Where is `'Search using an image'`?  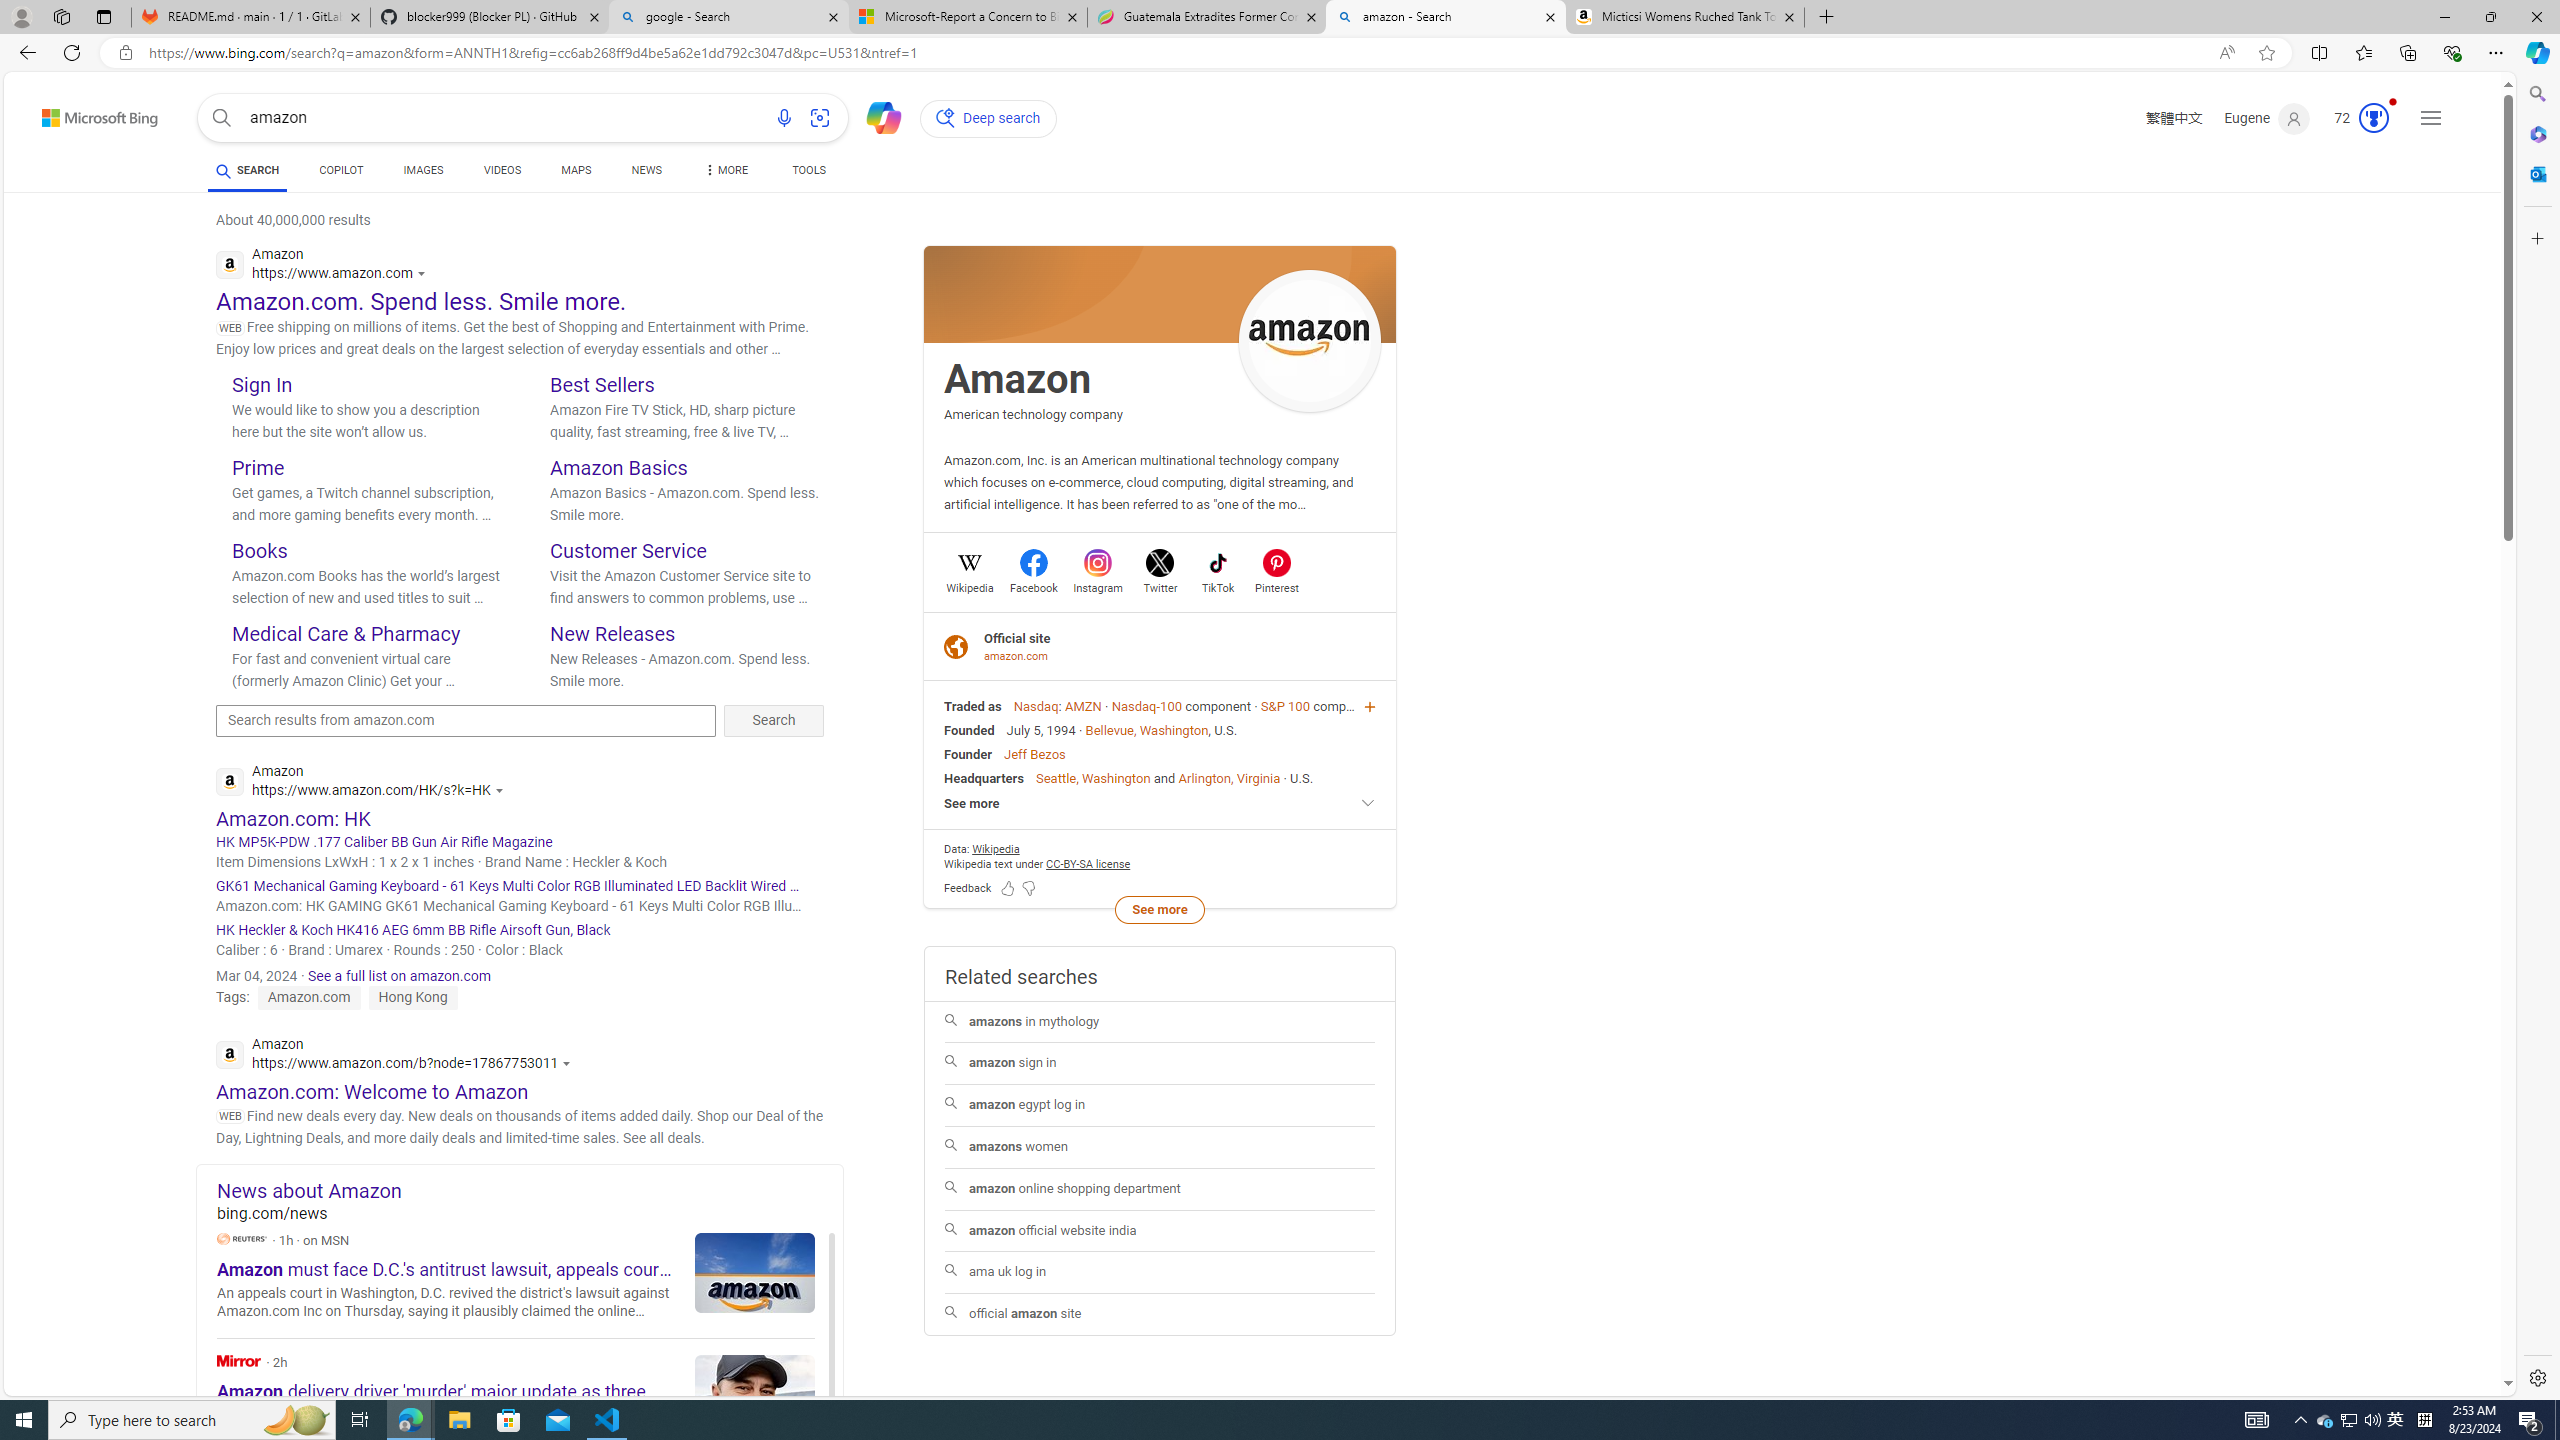
'Search using an image' is located at coordinates (819, 118).